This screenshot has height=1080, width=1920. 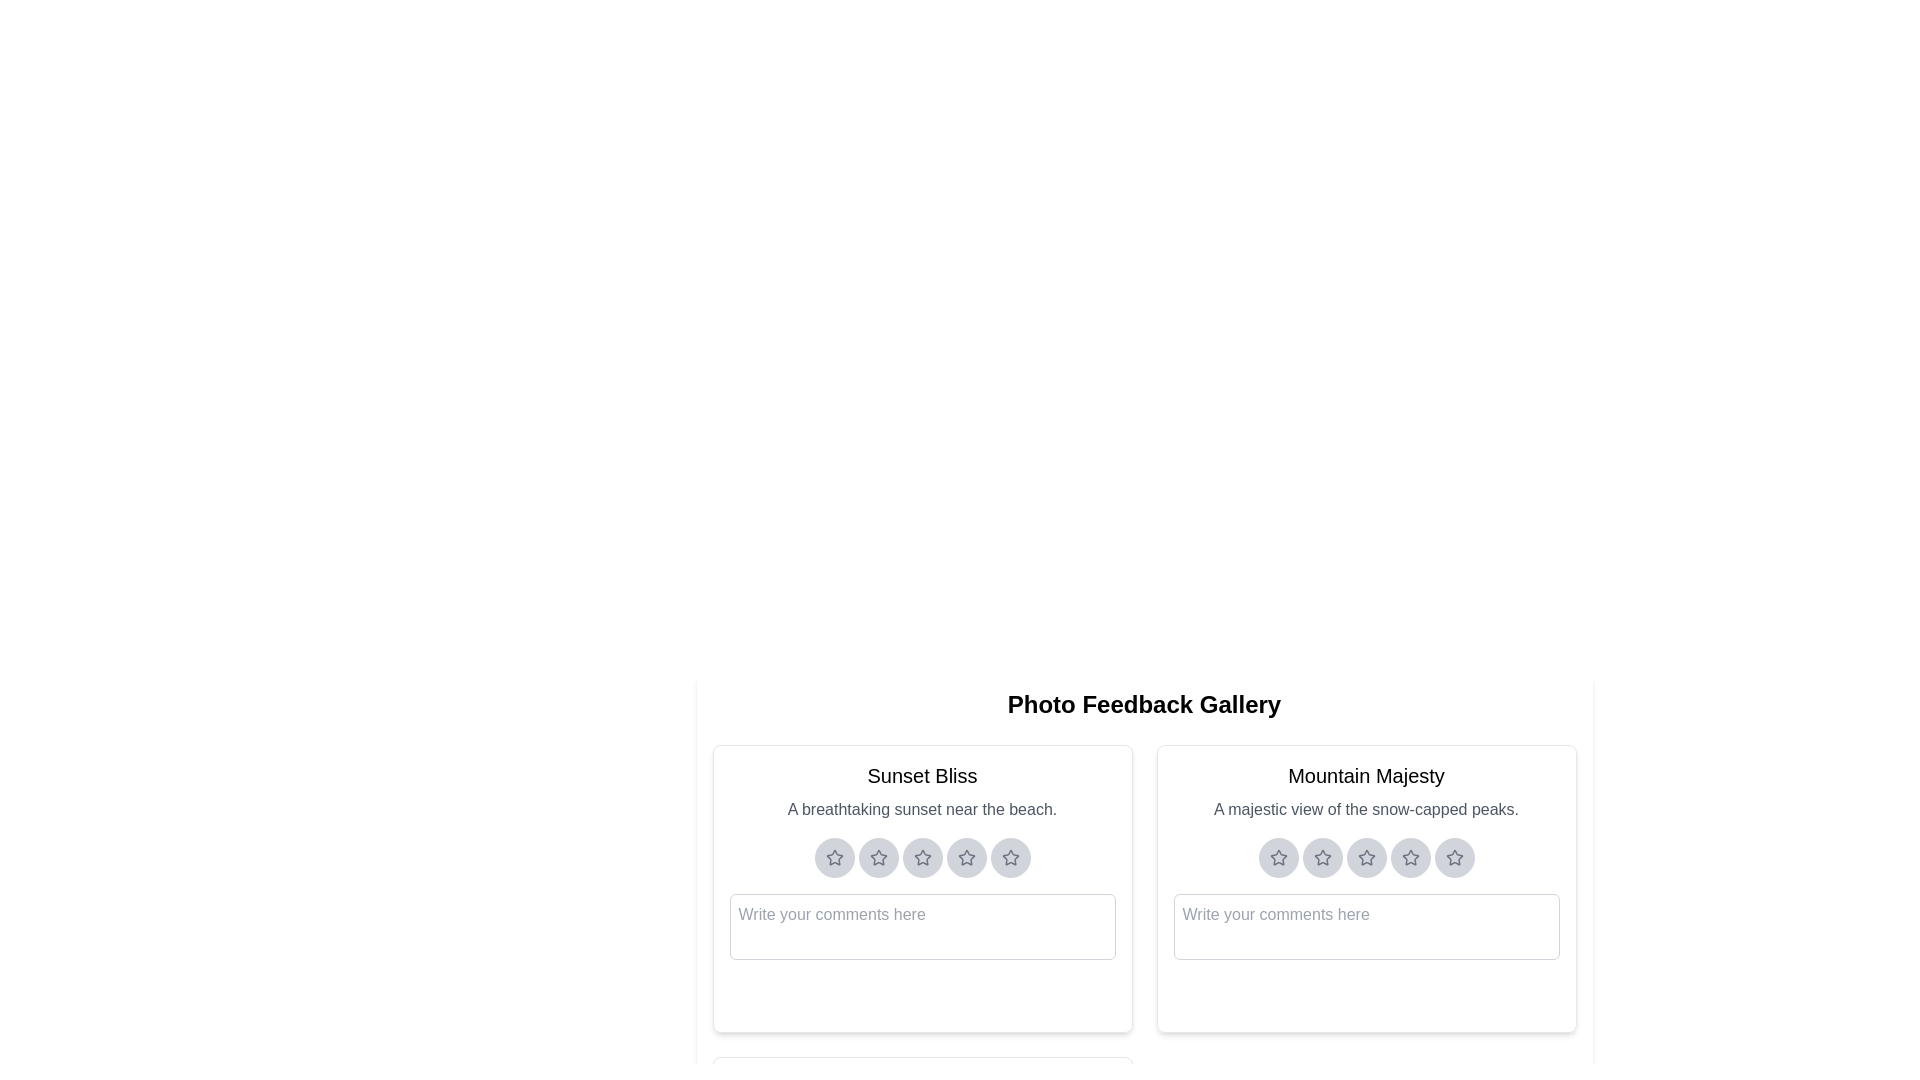 What do you see at coordinates (834, 855) in the screenshot?
I see `the first star in the star rating system located under the 'Sunset Bliss' photo title and description` at bounding box center [834, 855].